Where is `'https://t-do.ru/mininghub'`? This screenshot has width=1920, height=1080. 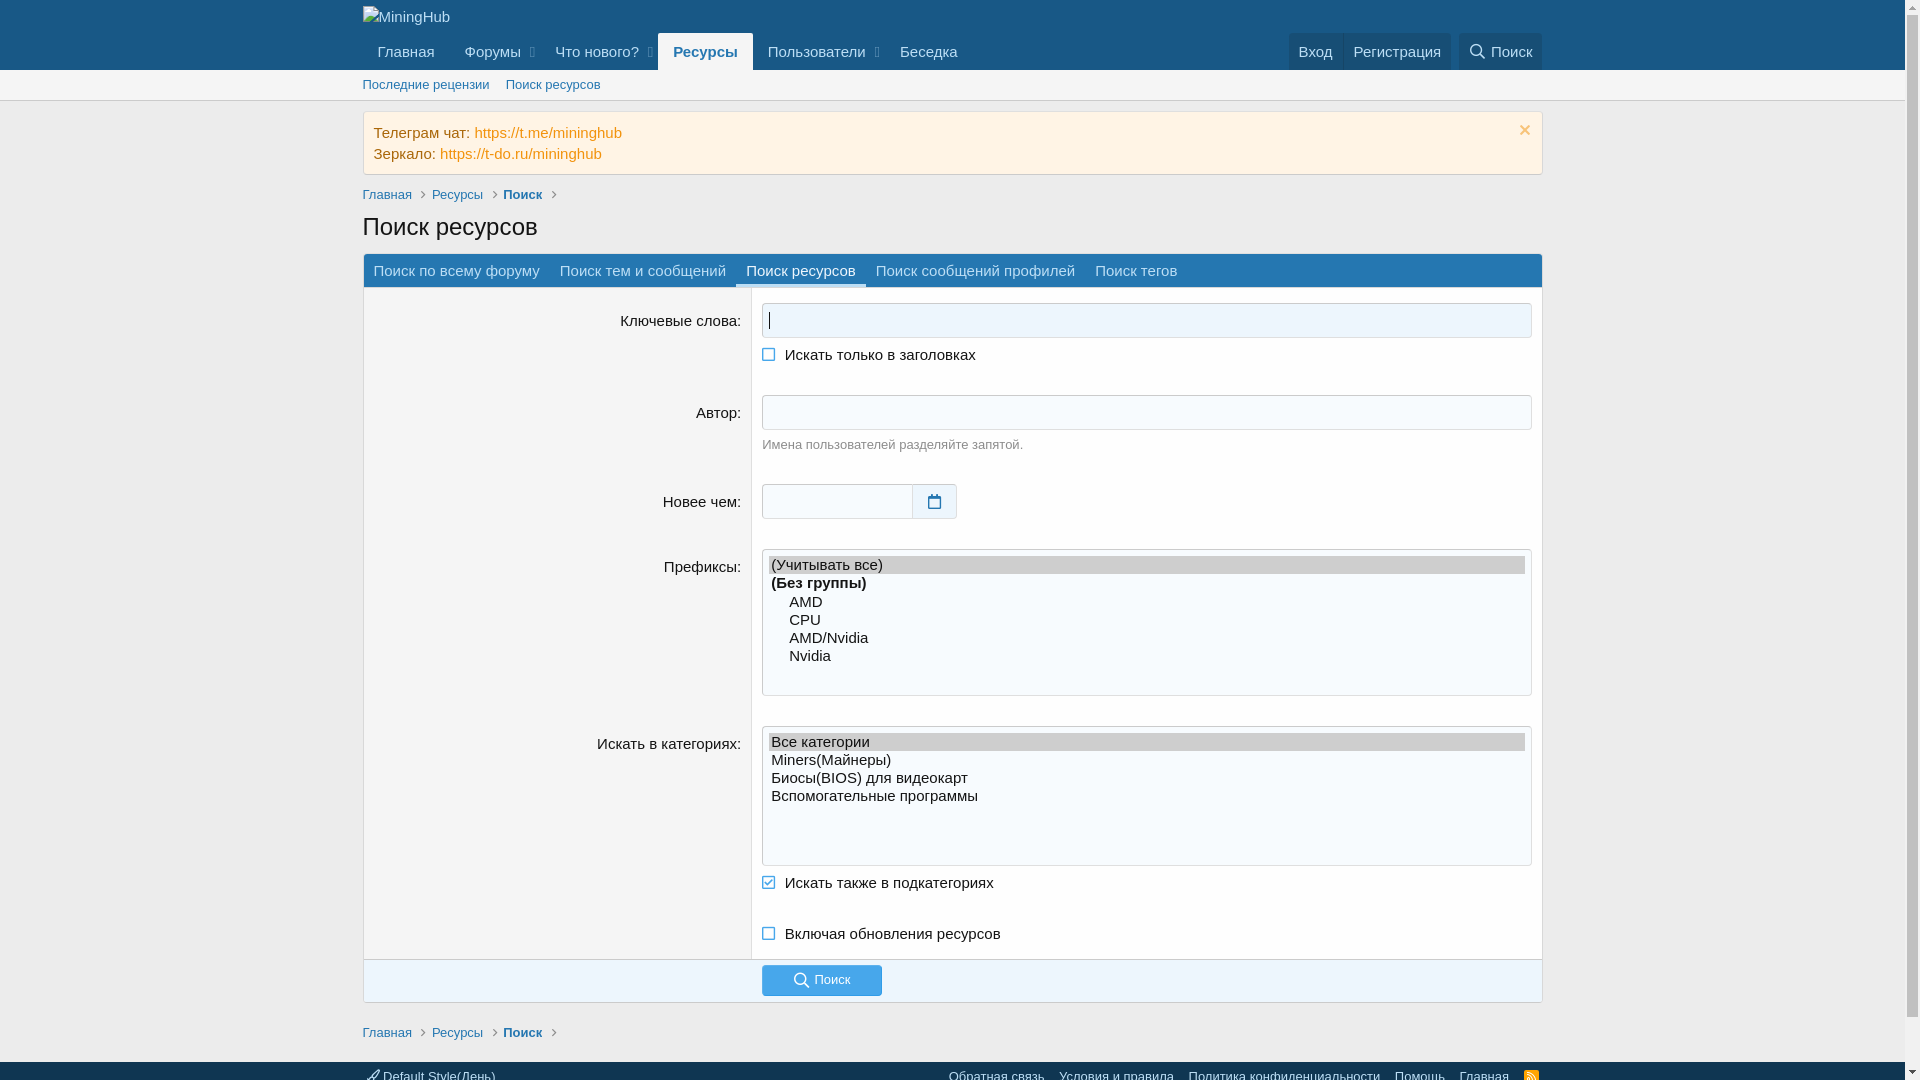
'https://t-do.ru/mininghub' is located at coordinates (439, 152).